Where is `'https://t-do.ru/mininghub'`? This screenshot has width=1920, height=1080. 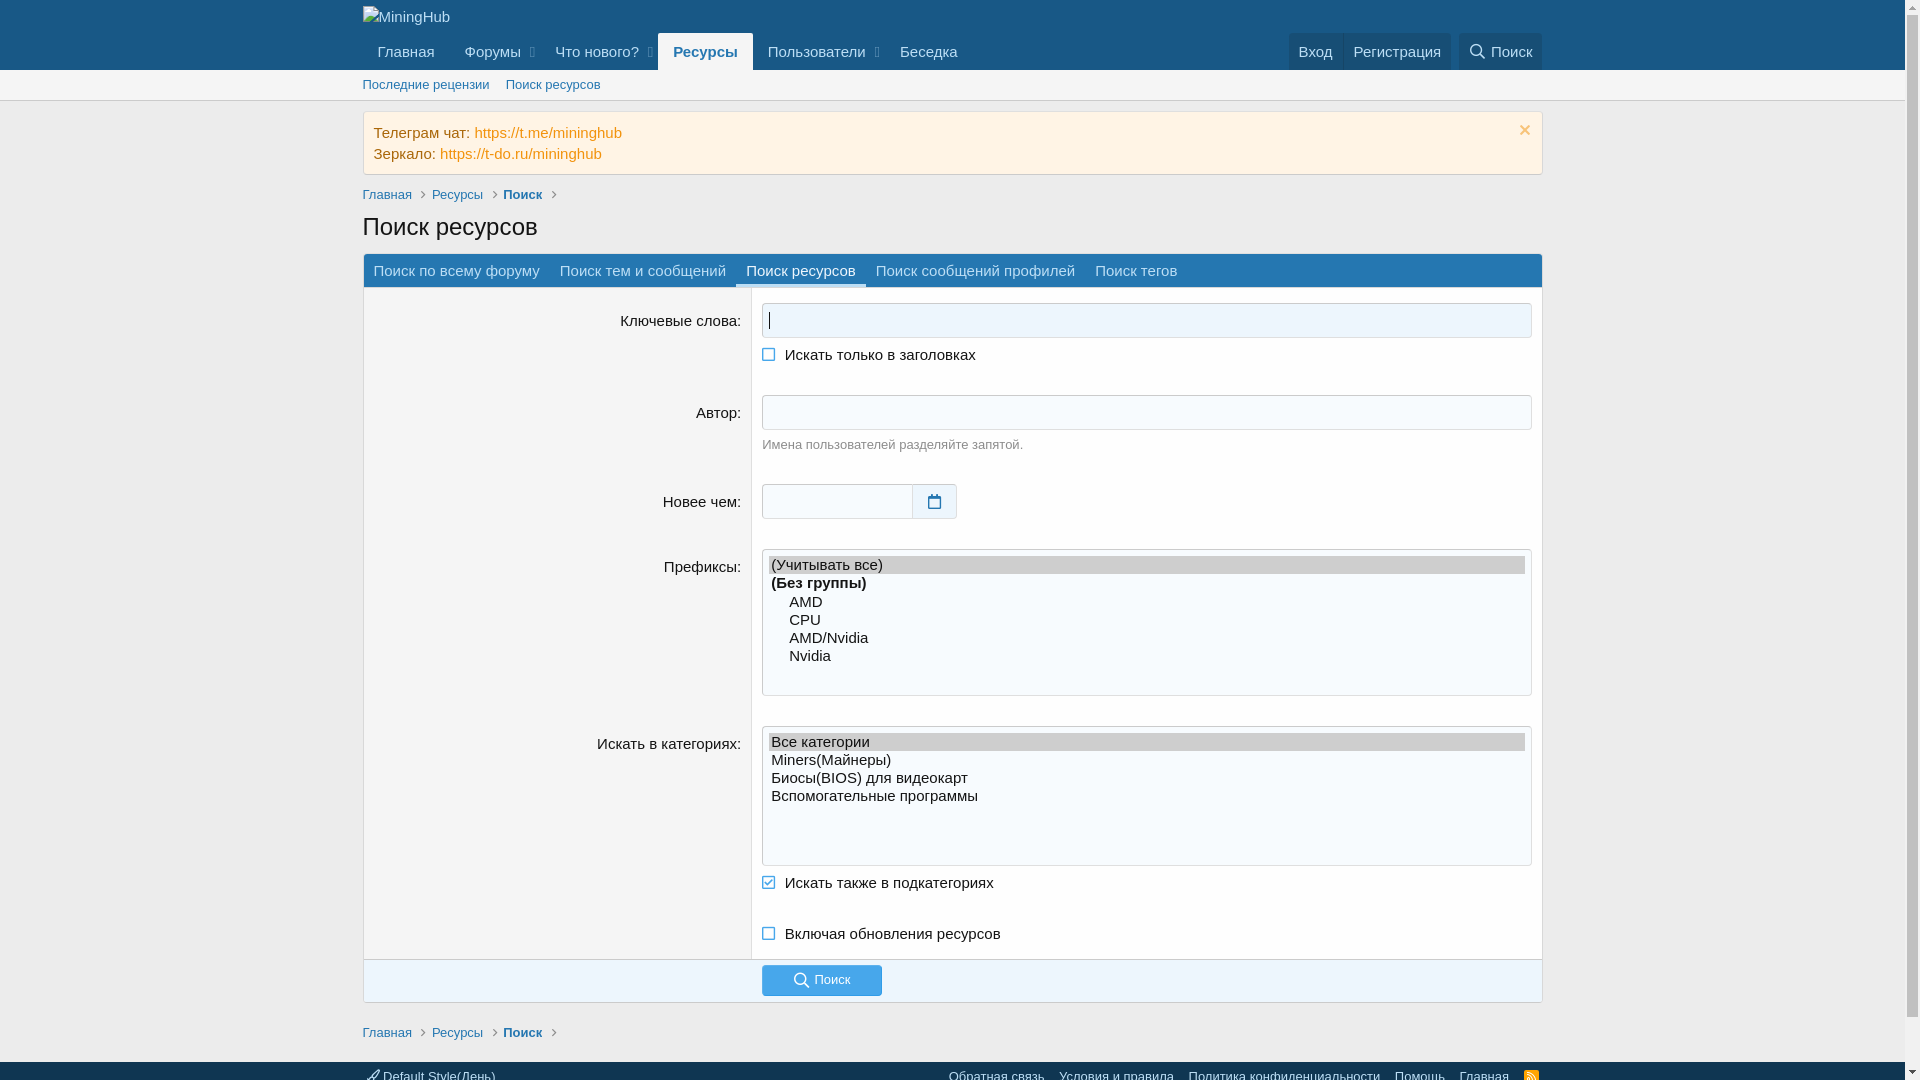
'https://t-do.ru/mininghub' is located at coordinates (439, 152).